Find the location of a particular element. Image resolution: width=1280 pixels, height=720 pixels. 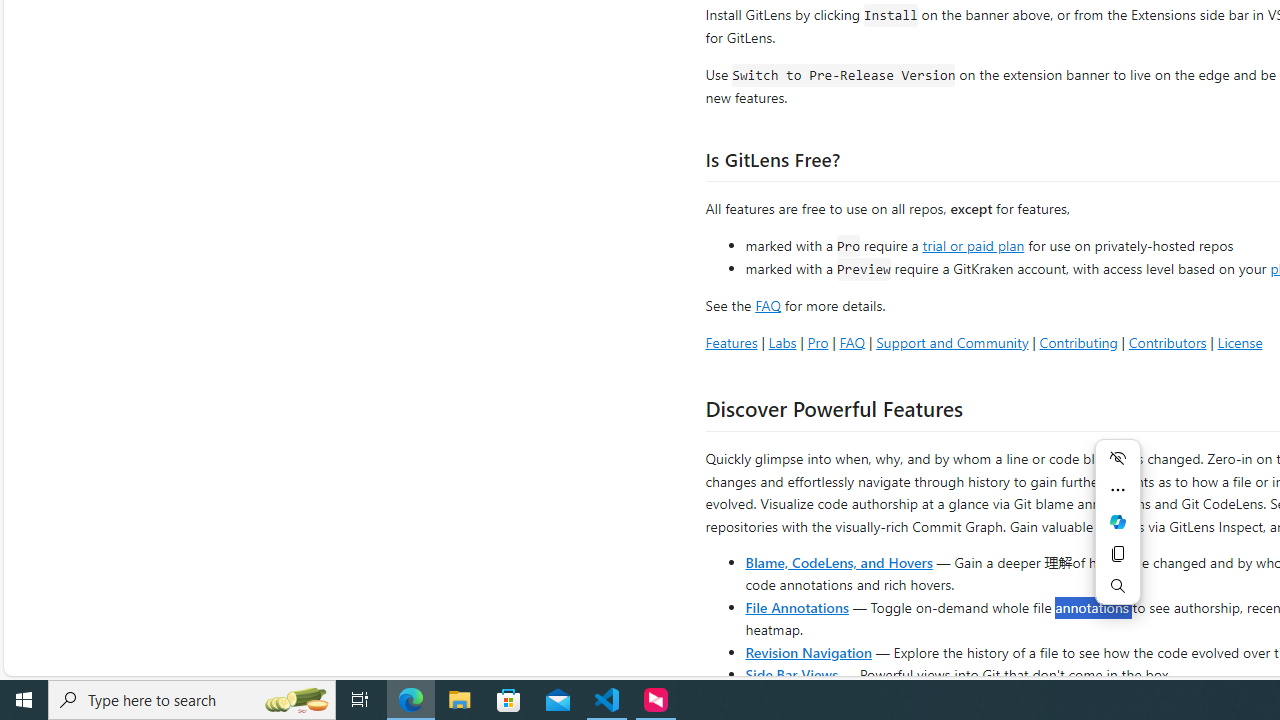

'Blame, CodeLens, and Hovers' is located at coordinates (839, 561).